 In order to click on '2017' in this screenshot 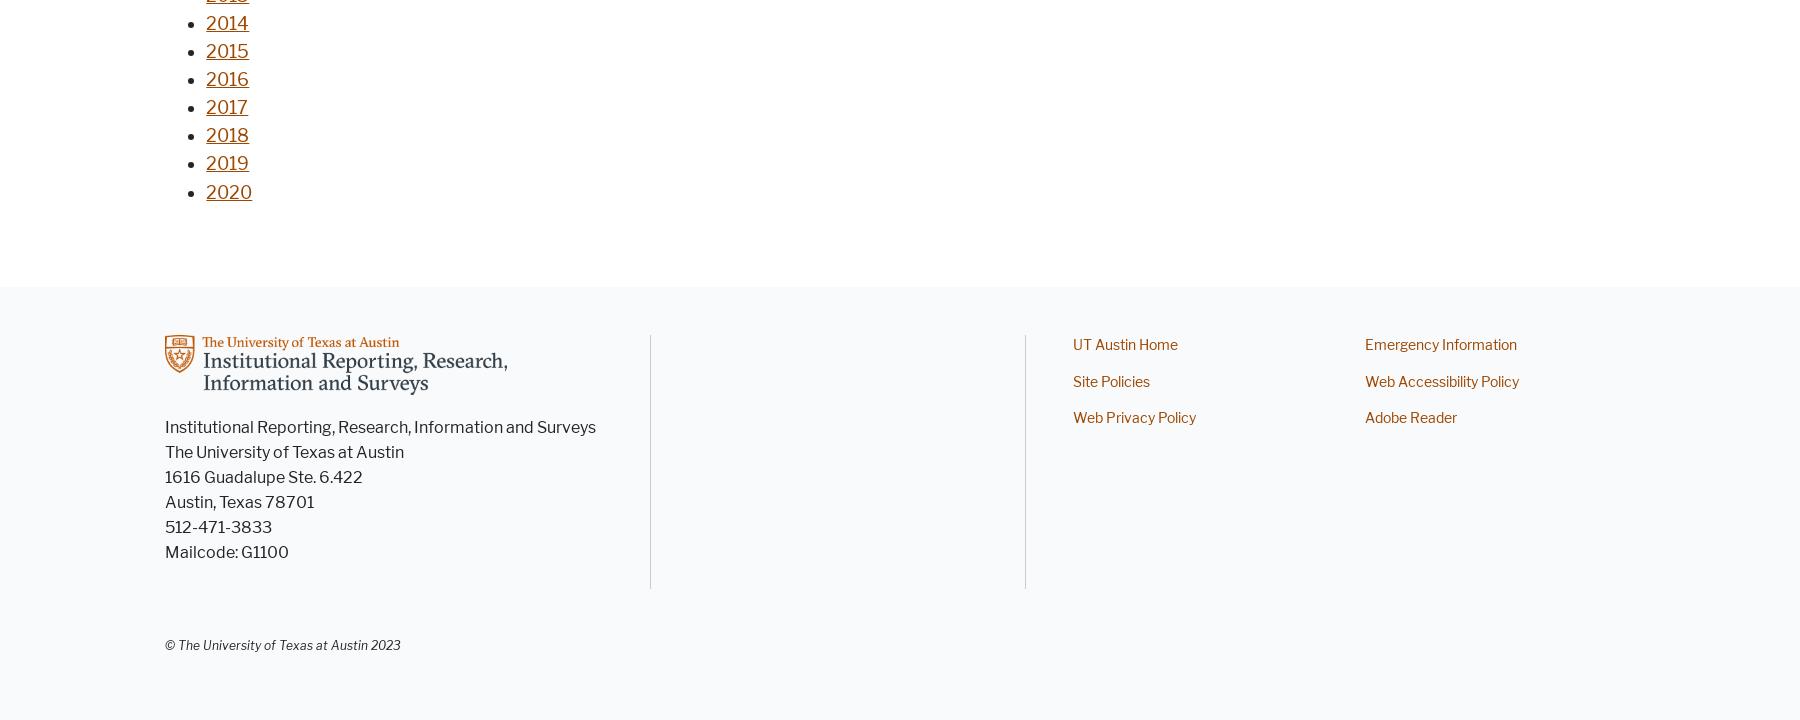, I will do `click(225, 108)`.